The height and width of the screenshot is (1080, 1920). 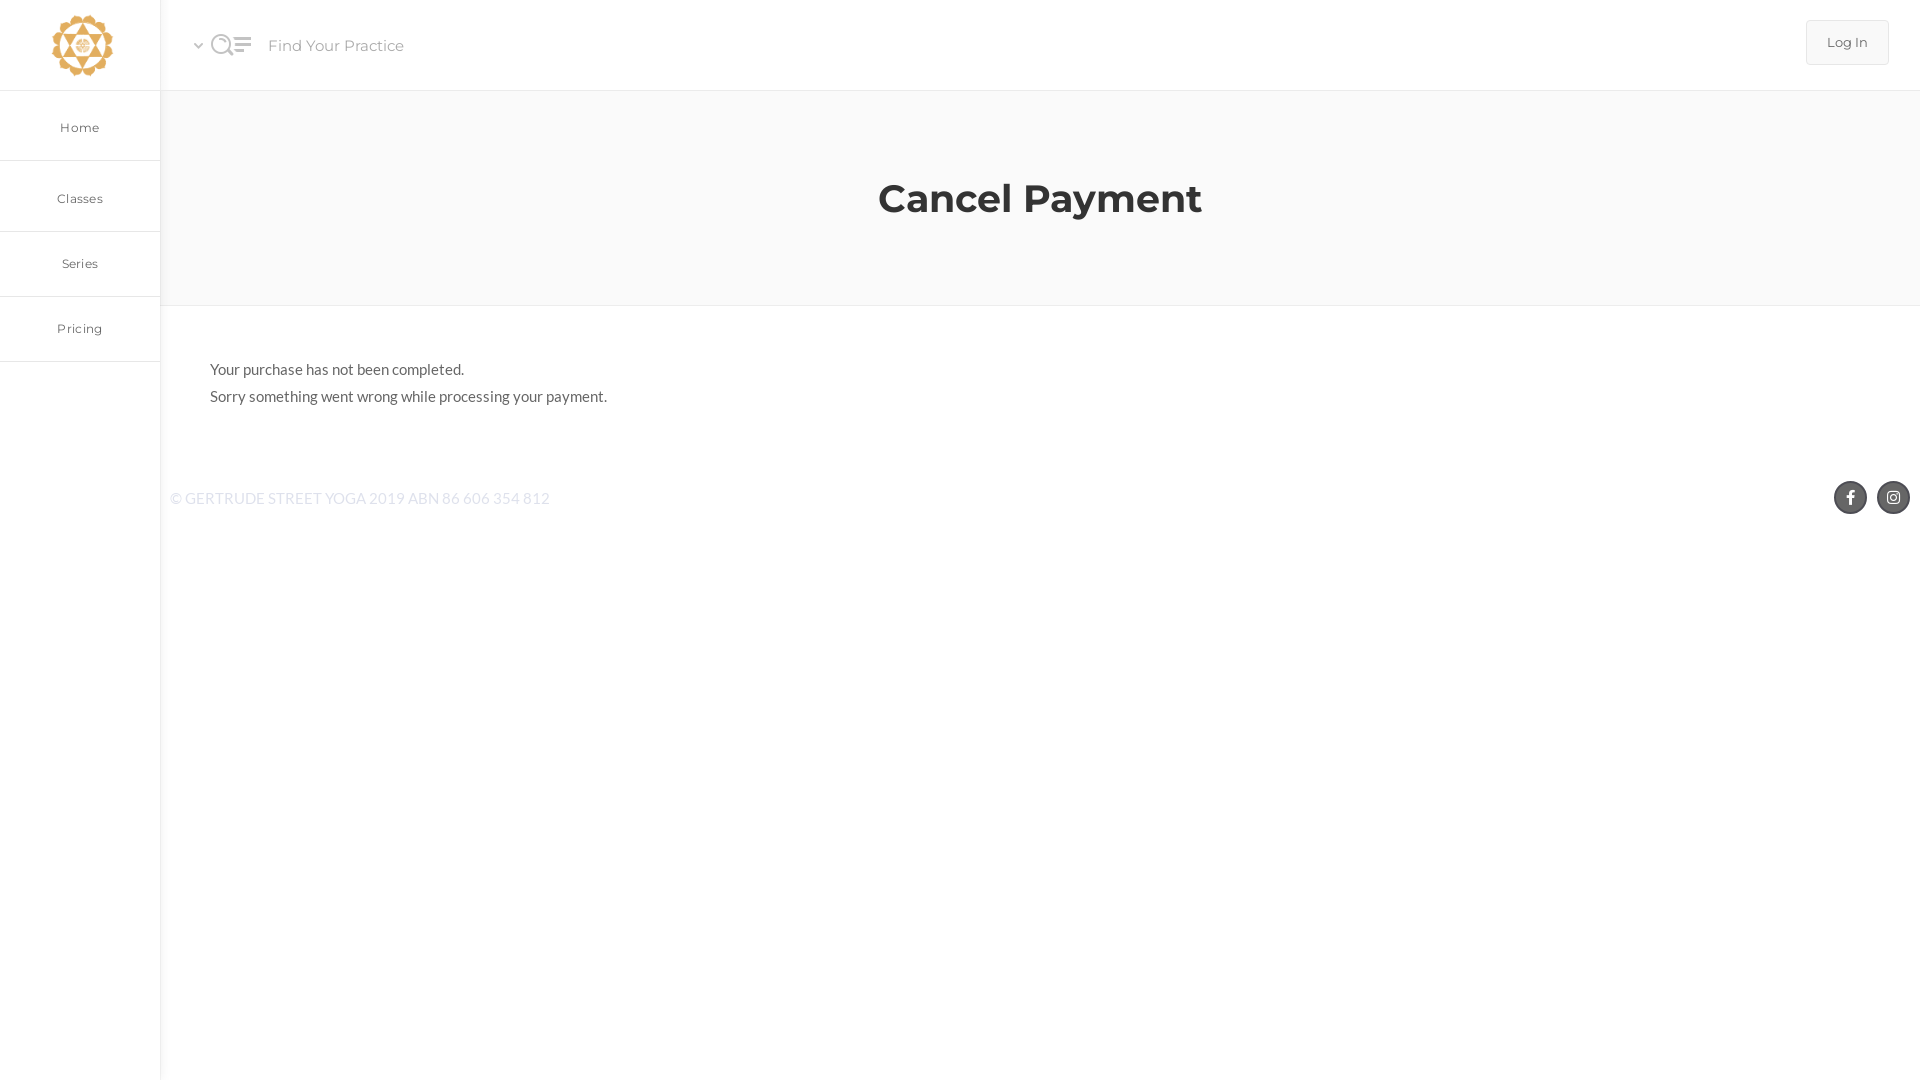 What do you see at coordinates (80, 263) in the screenshot?
I see `'Series'` at bounding box center [80, 263].